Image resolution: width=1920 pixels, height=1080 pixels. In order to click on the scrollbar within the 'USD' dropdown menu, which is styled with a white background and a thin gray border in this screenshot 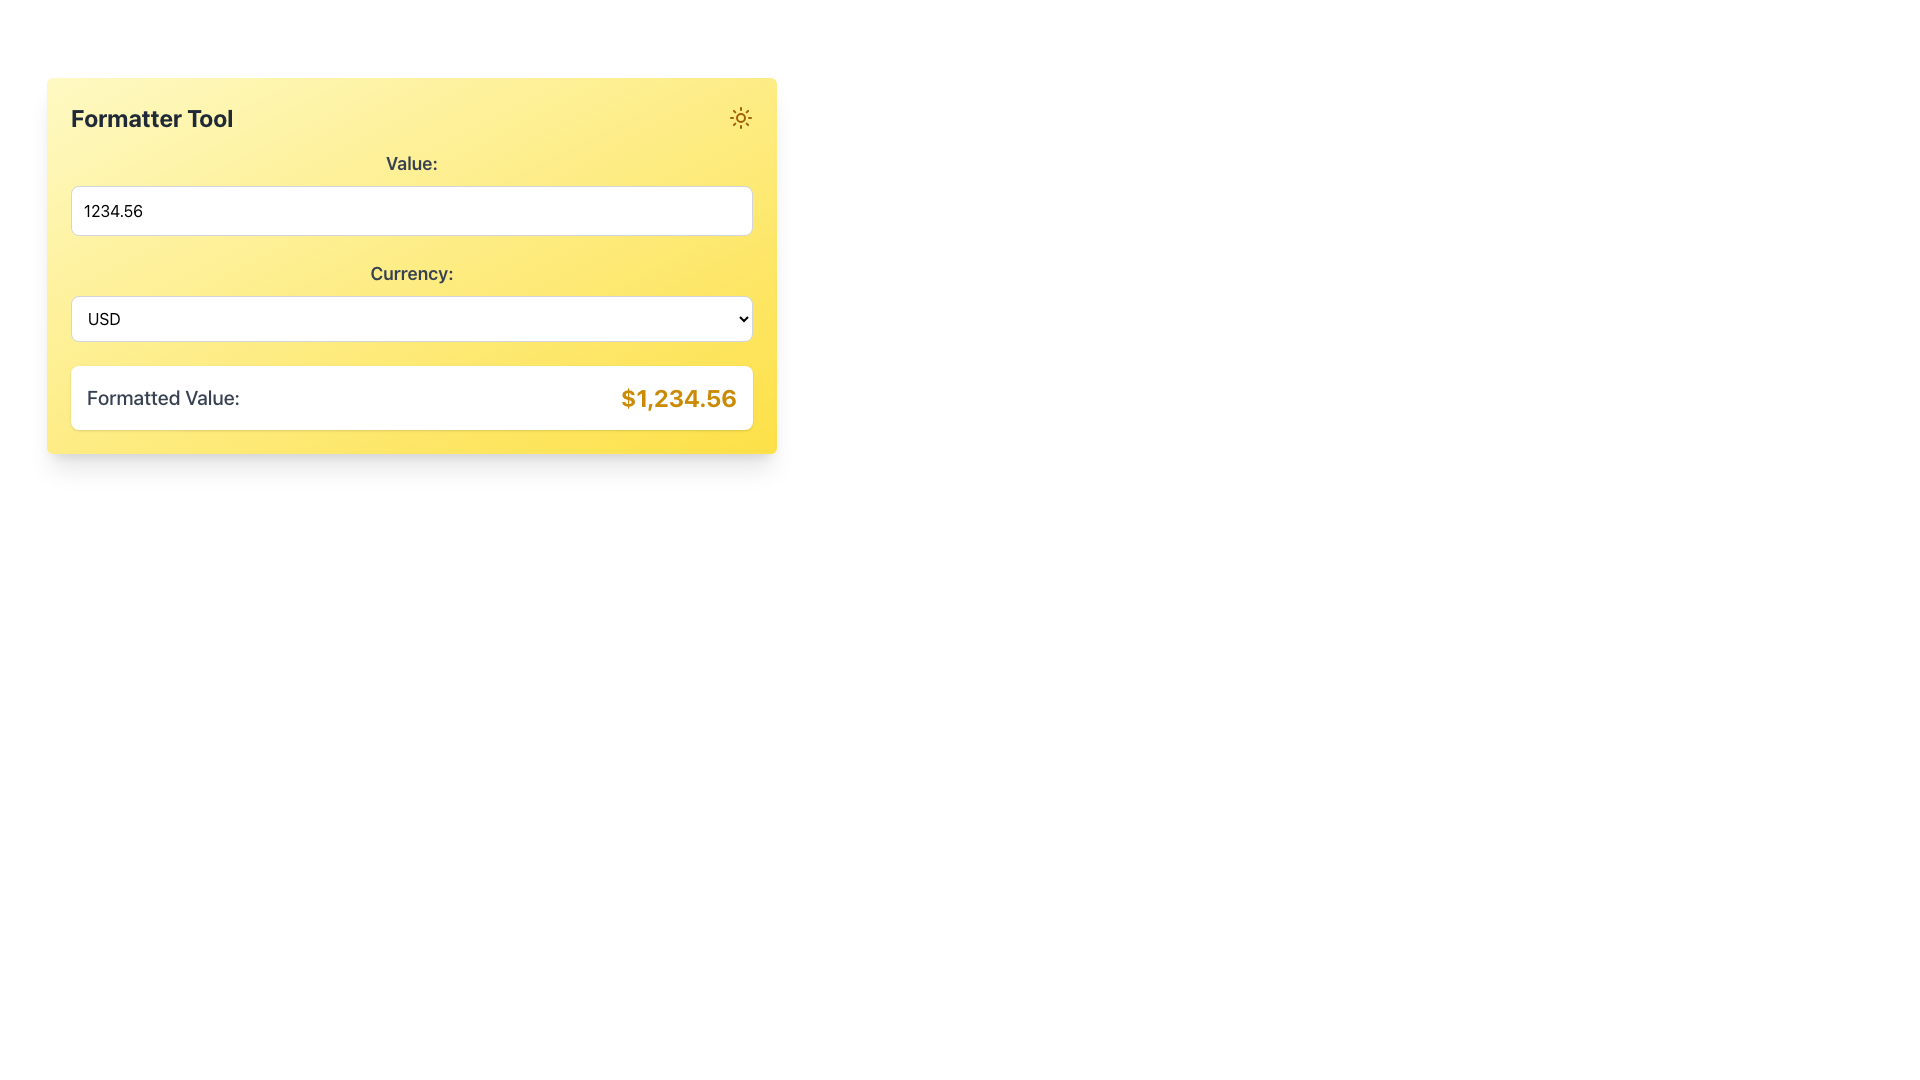, I will do `click(411, 318)`.